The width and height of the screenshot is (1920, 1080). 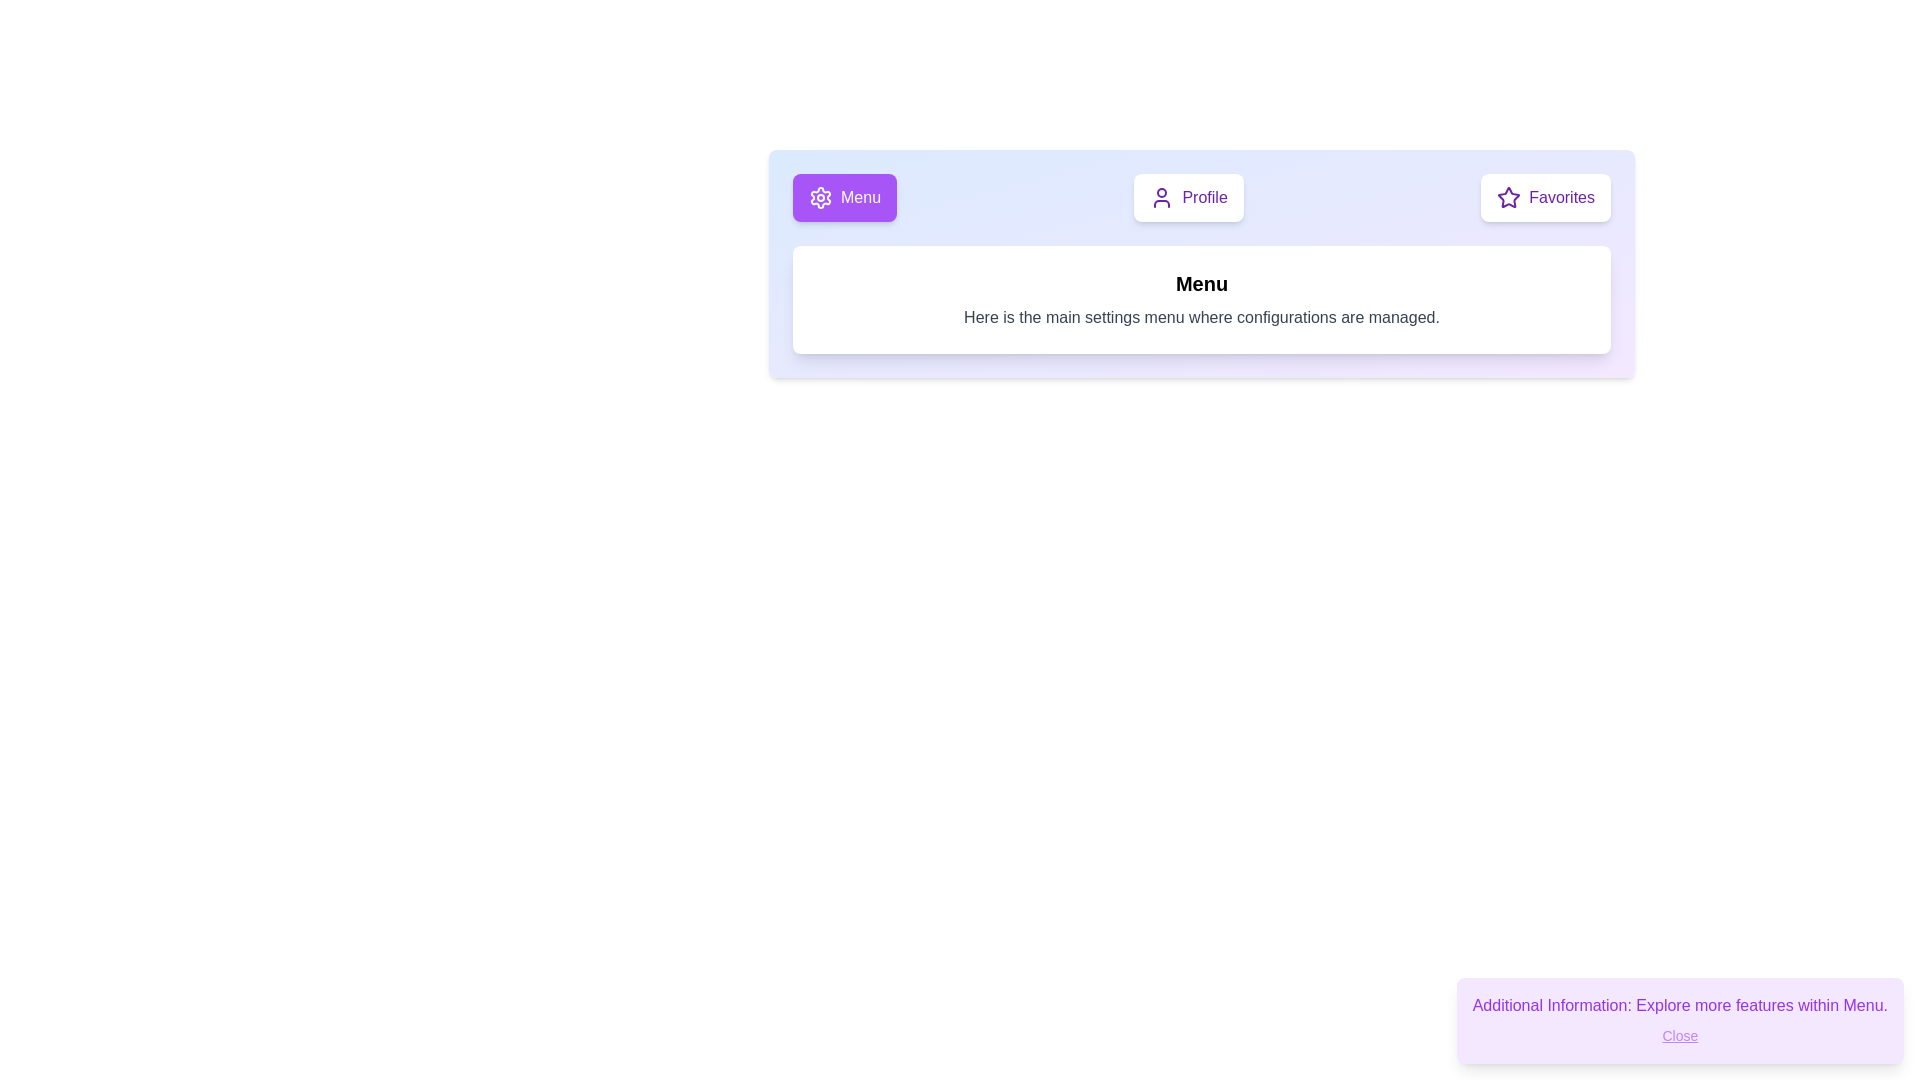 I want to click on the star icon with a purple stroke color located within the Favorites button at the top-right of the interface, so click(x=1509, y=197).